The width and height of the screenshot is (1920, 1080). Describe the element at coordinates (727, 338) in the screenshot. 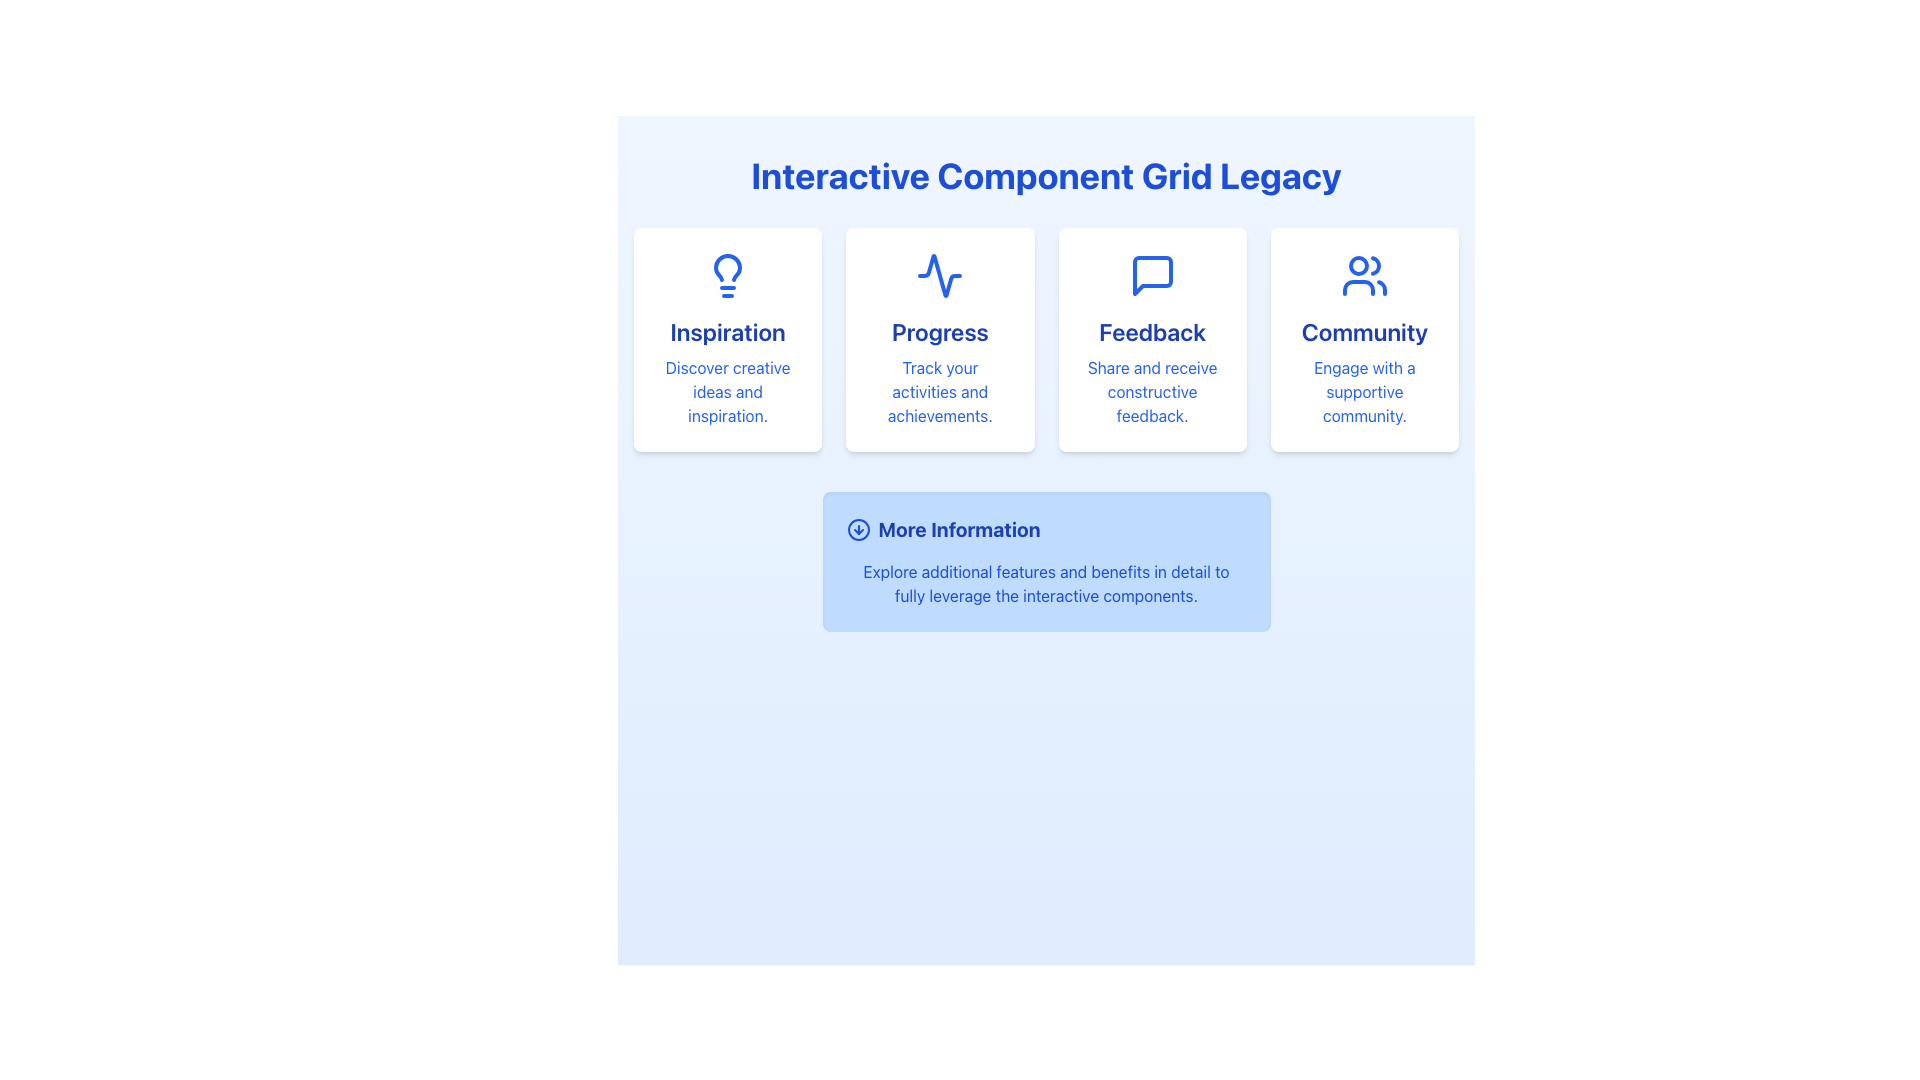

I see `the top-left card in the 2x2 grid` at that location.